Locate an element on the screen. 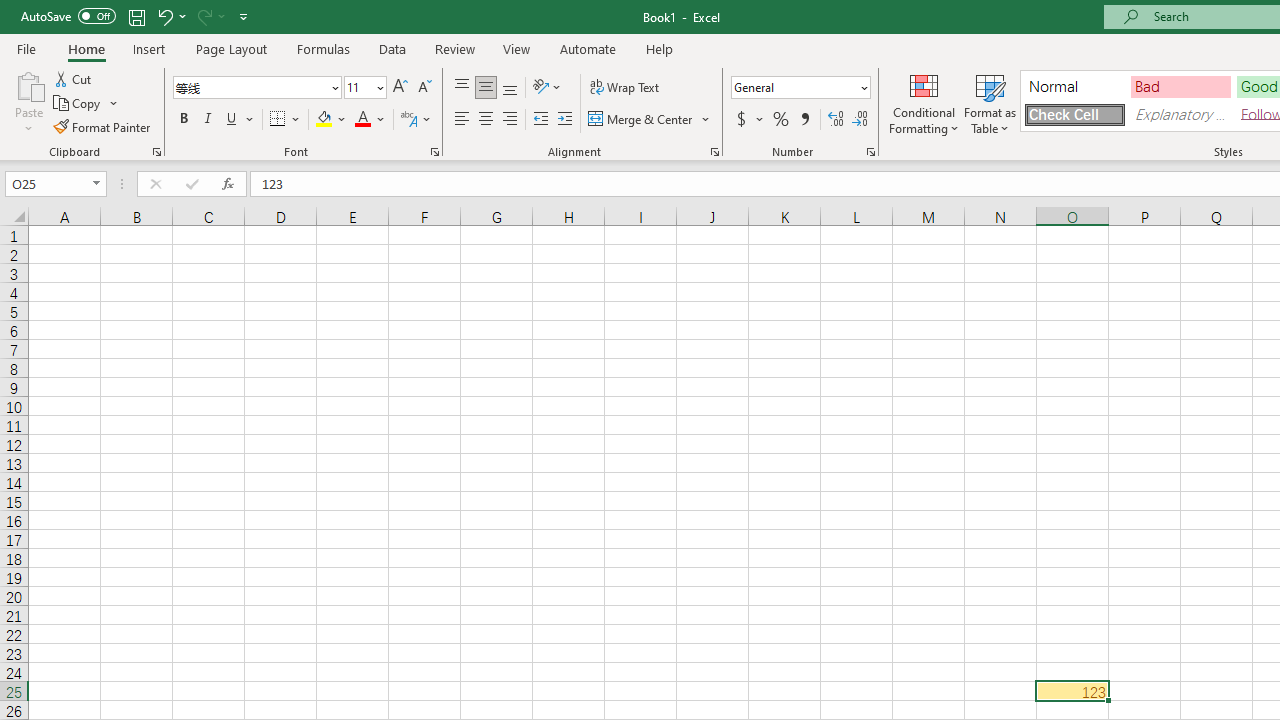 The image size is (1280, 720). 'Format Cell Number' is located at coordinates (871, 150).